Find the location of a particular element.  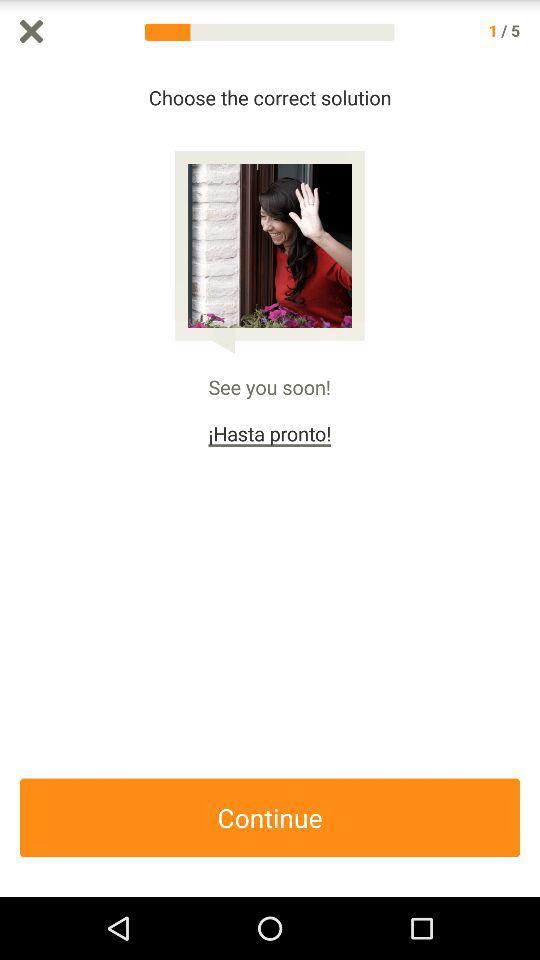

item next to continue icon is located at coordinates (530, 480).